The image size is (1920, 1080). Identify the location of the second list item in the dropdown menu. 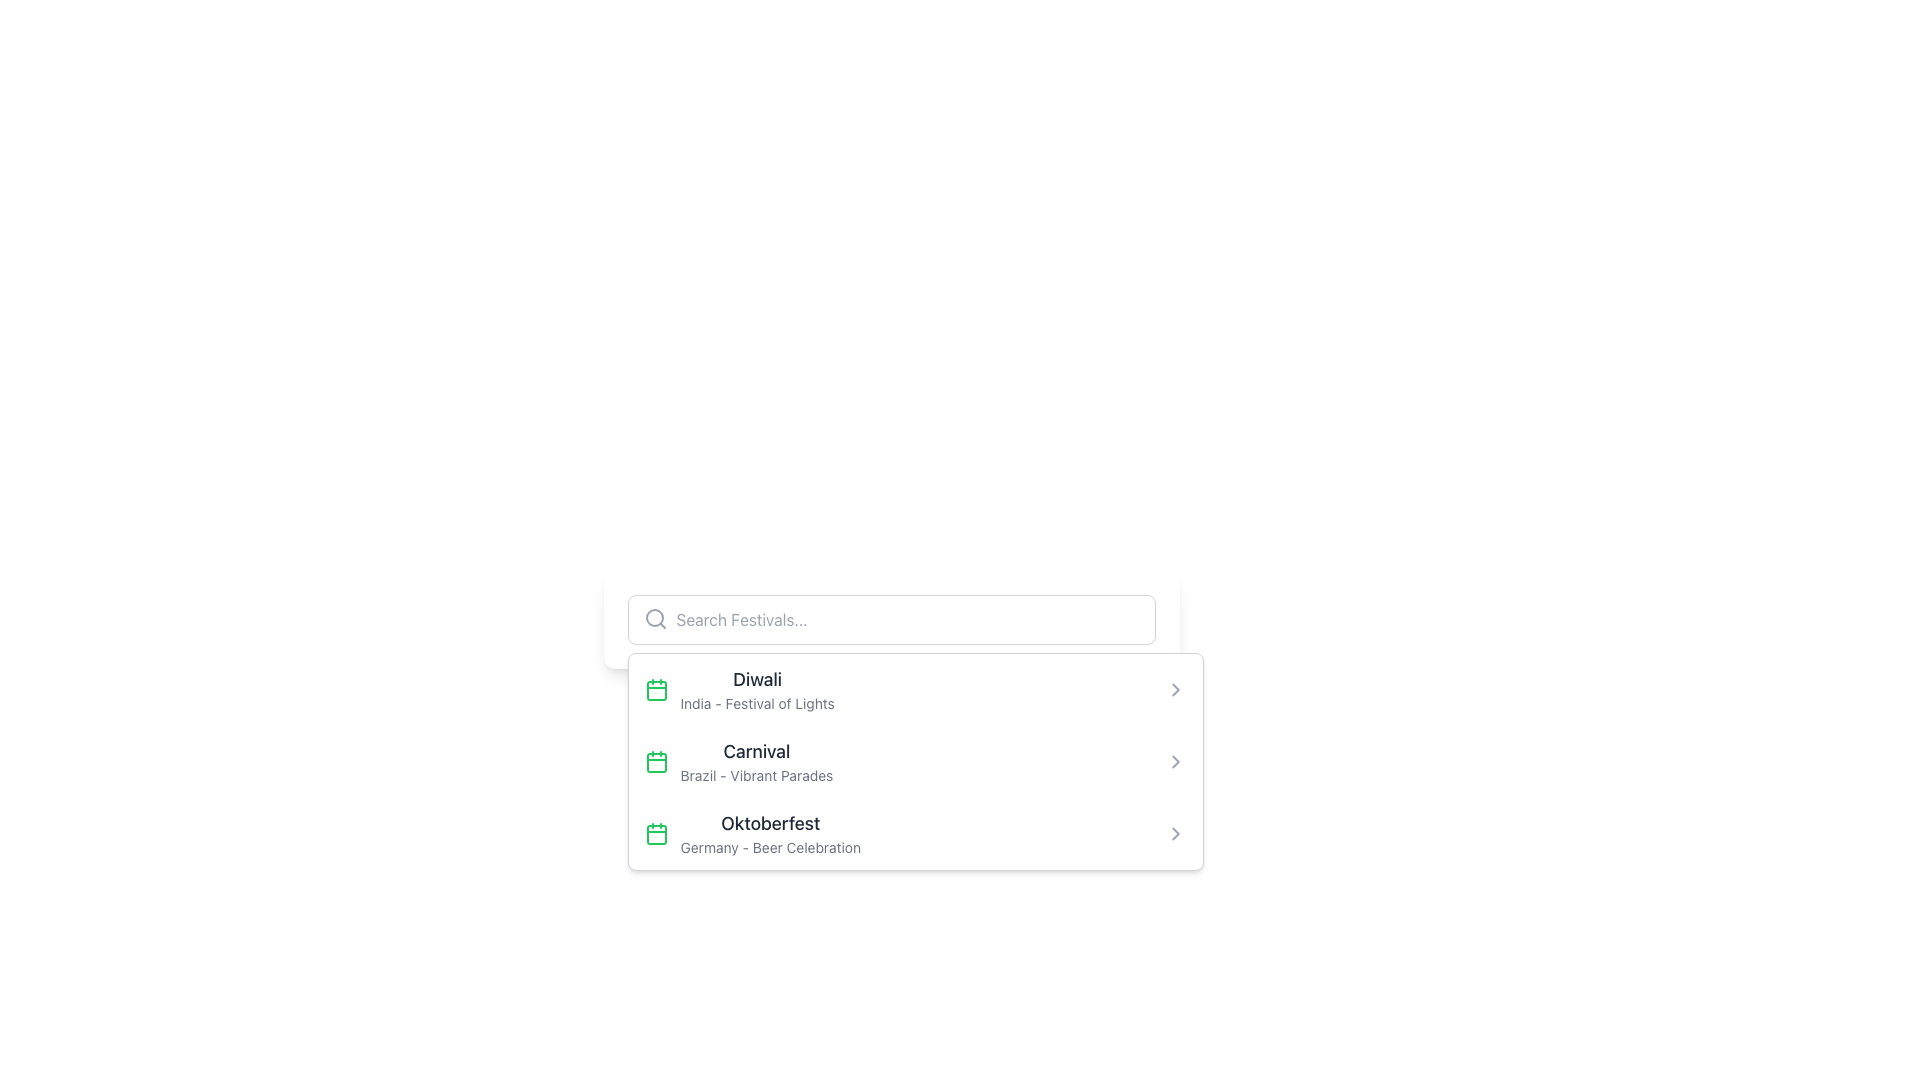
(914, 762).